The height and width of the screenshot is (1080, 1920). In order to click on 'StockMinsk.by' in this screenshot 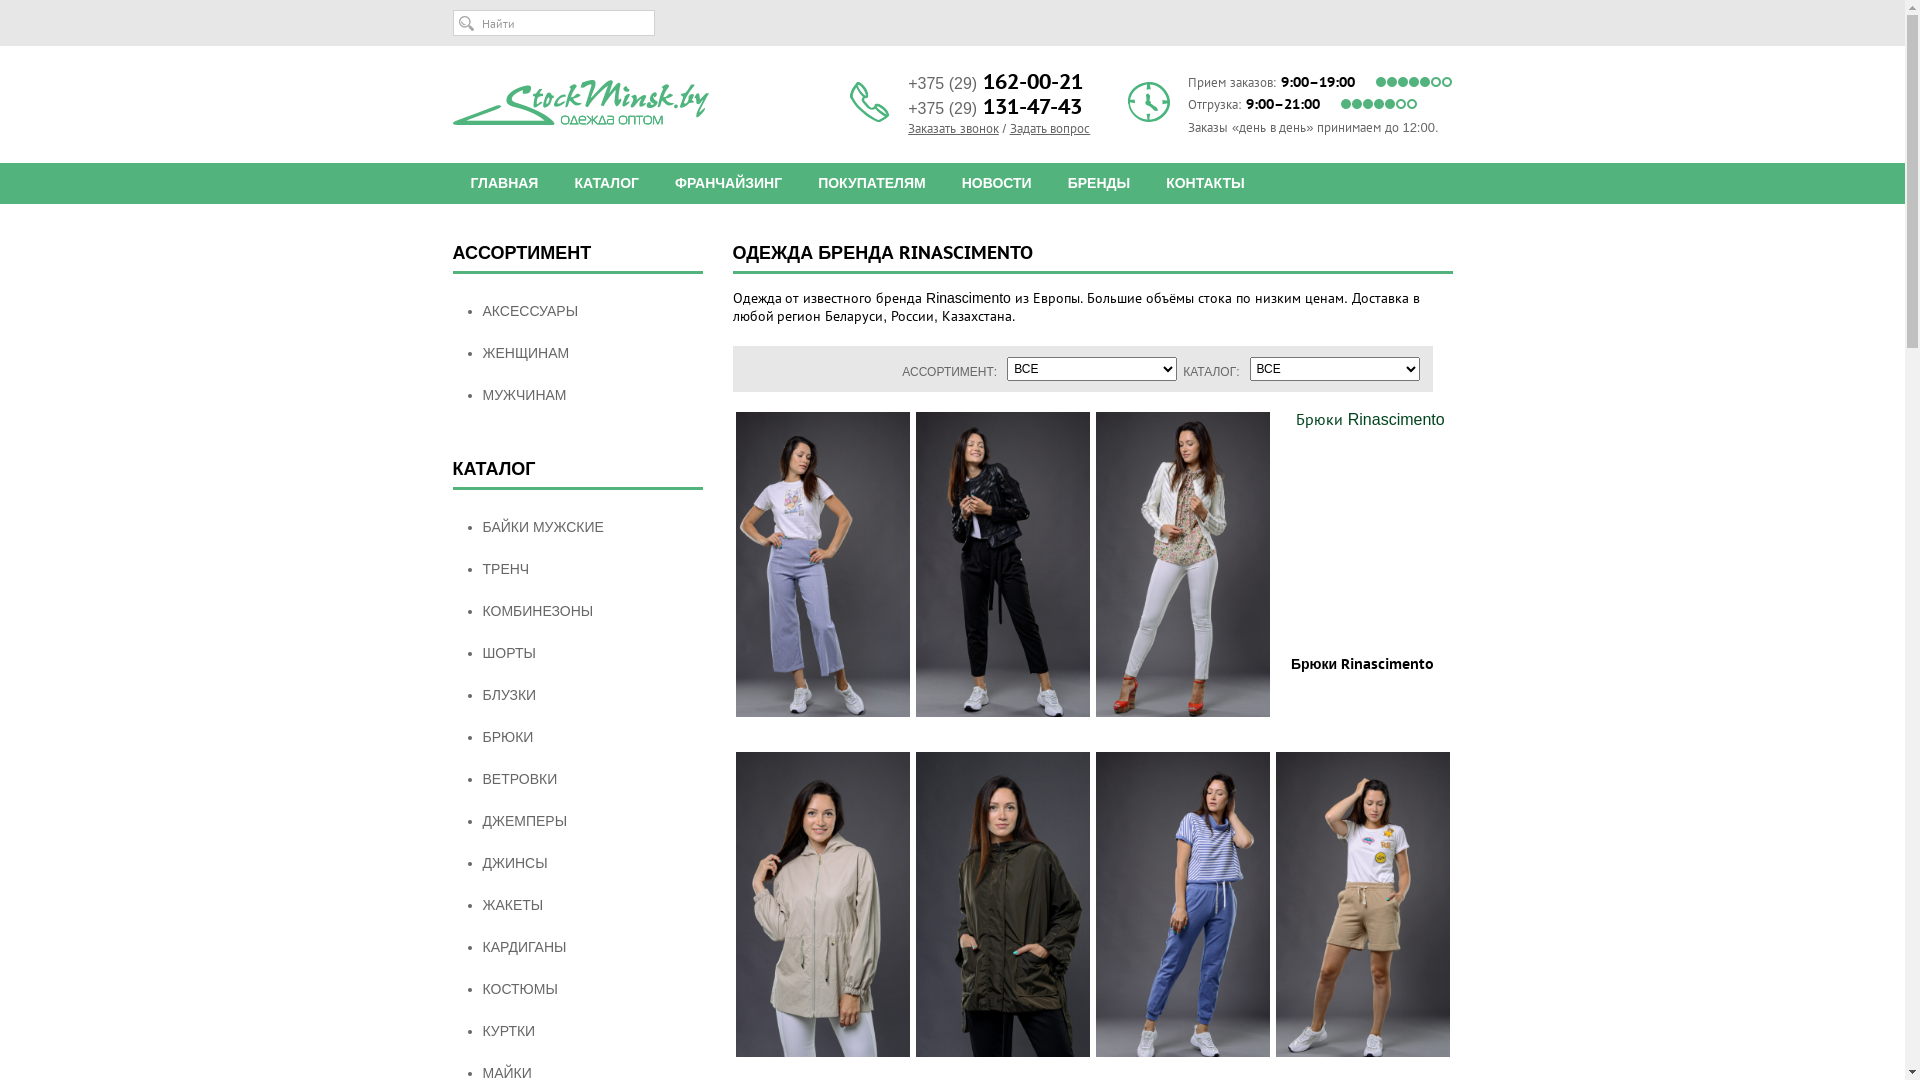, I will do `click(450, 103)`.